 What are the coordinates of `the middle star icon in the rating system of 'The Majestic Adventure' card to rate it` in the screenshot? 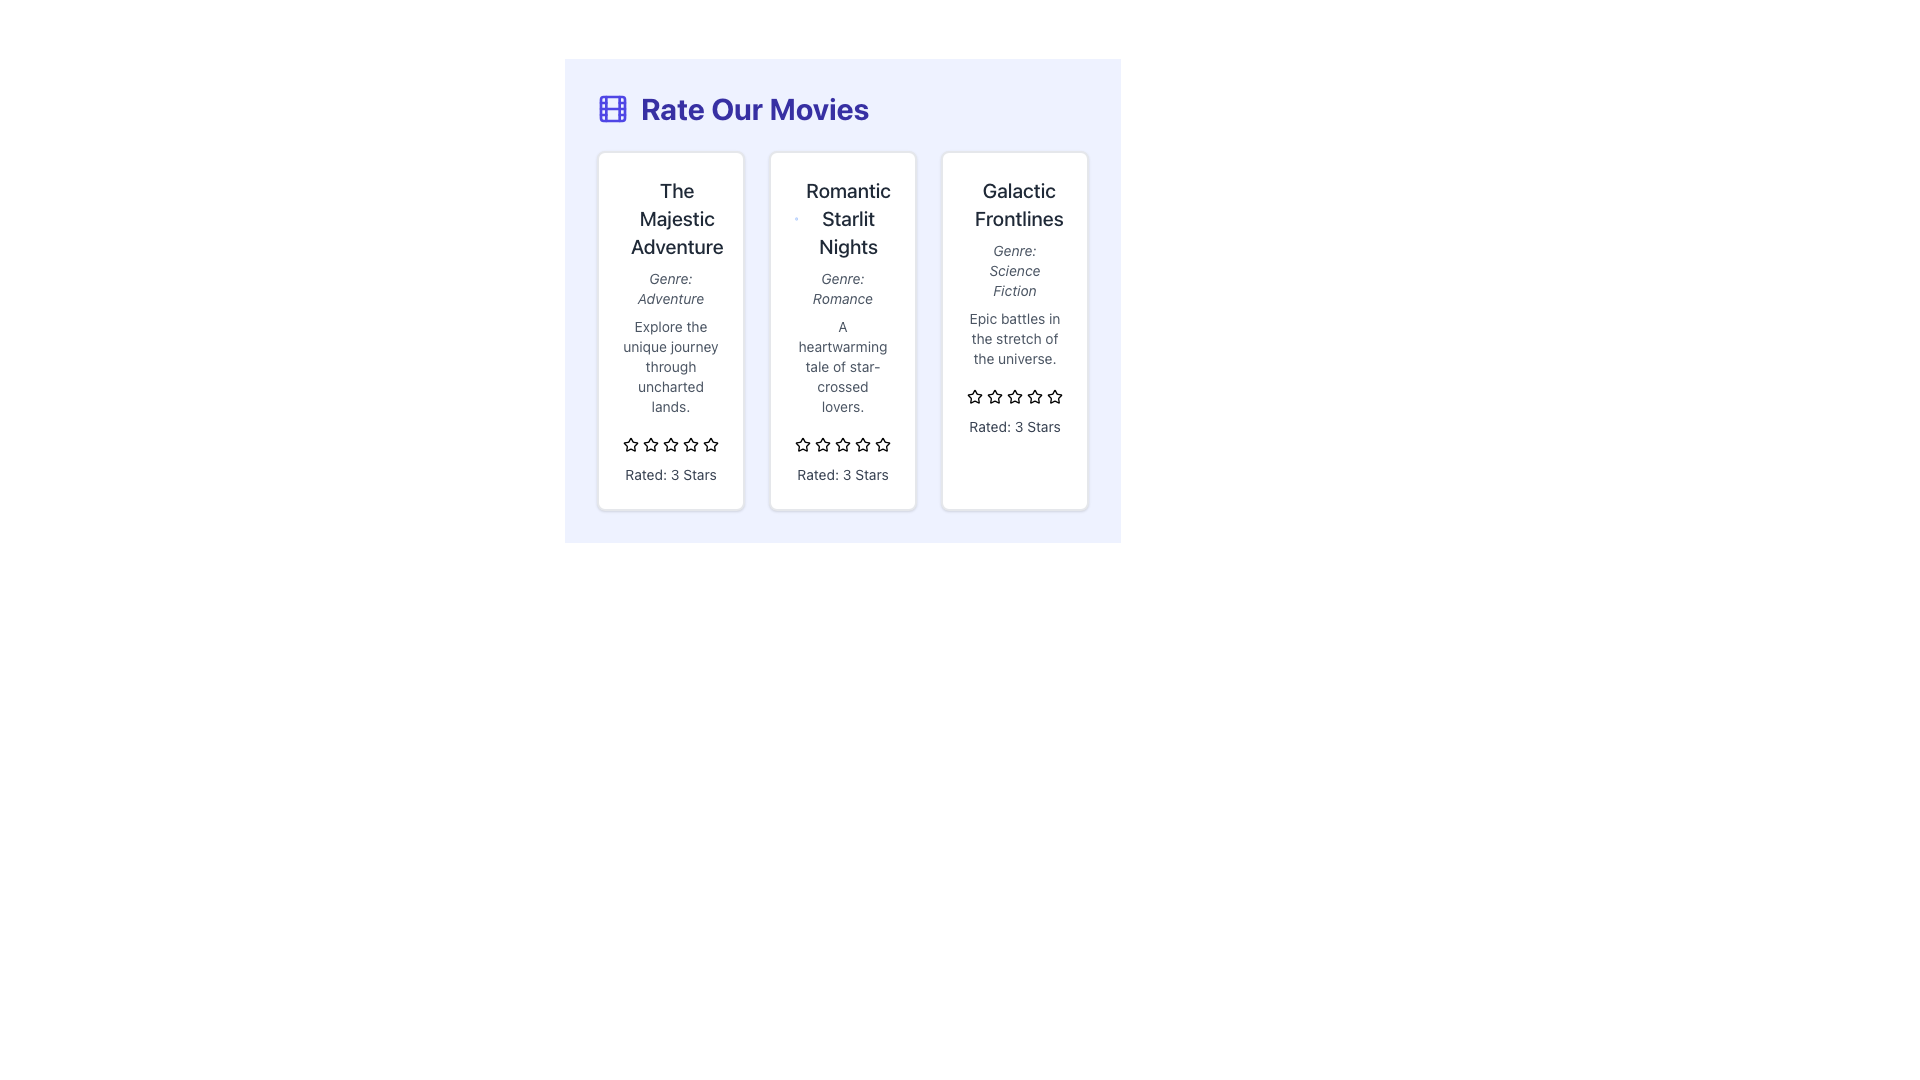 It's located at (671, 443).